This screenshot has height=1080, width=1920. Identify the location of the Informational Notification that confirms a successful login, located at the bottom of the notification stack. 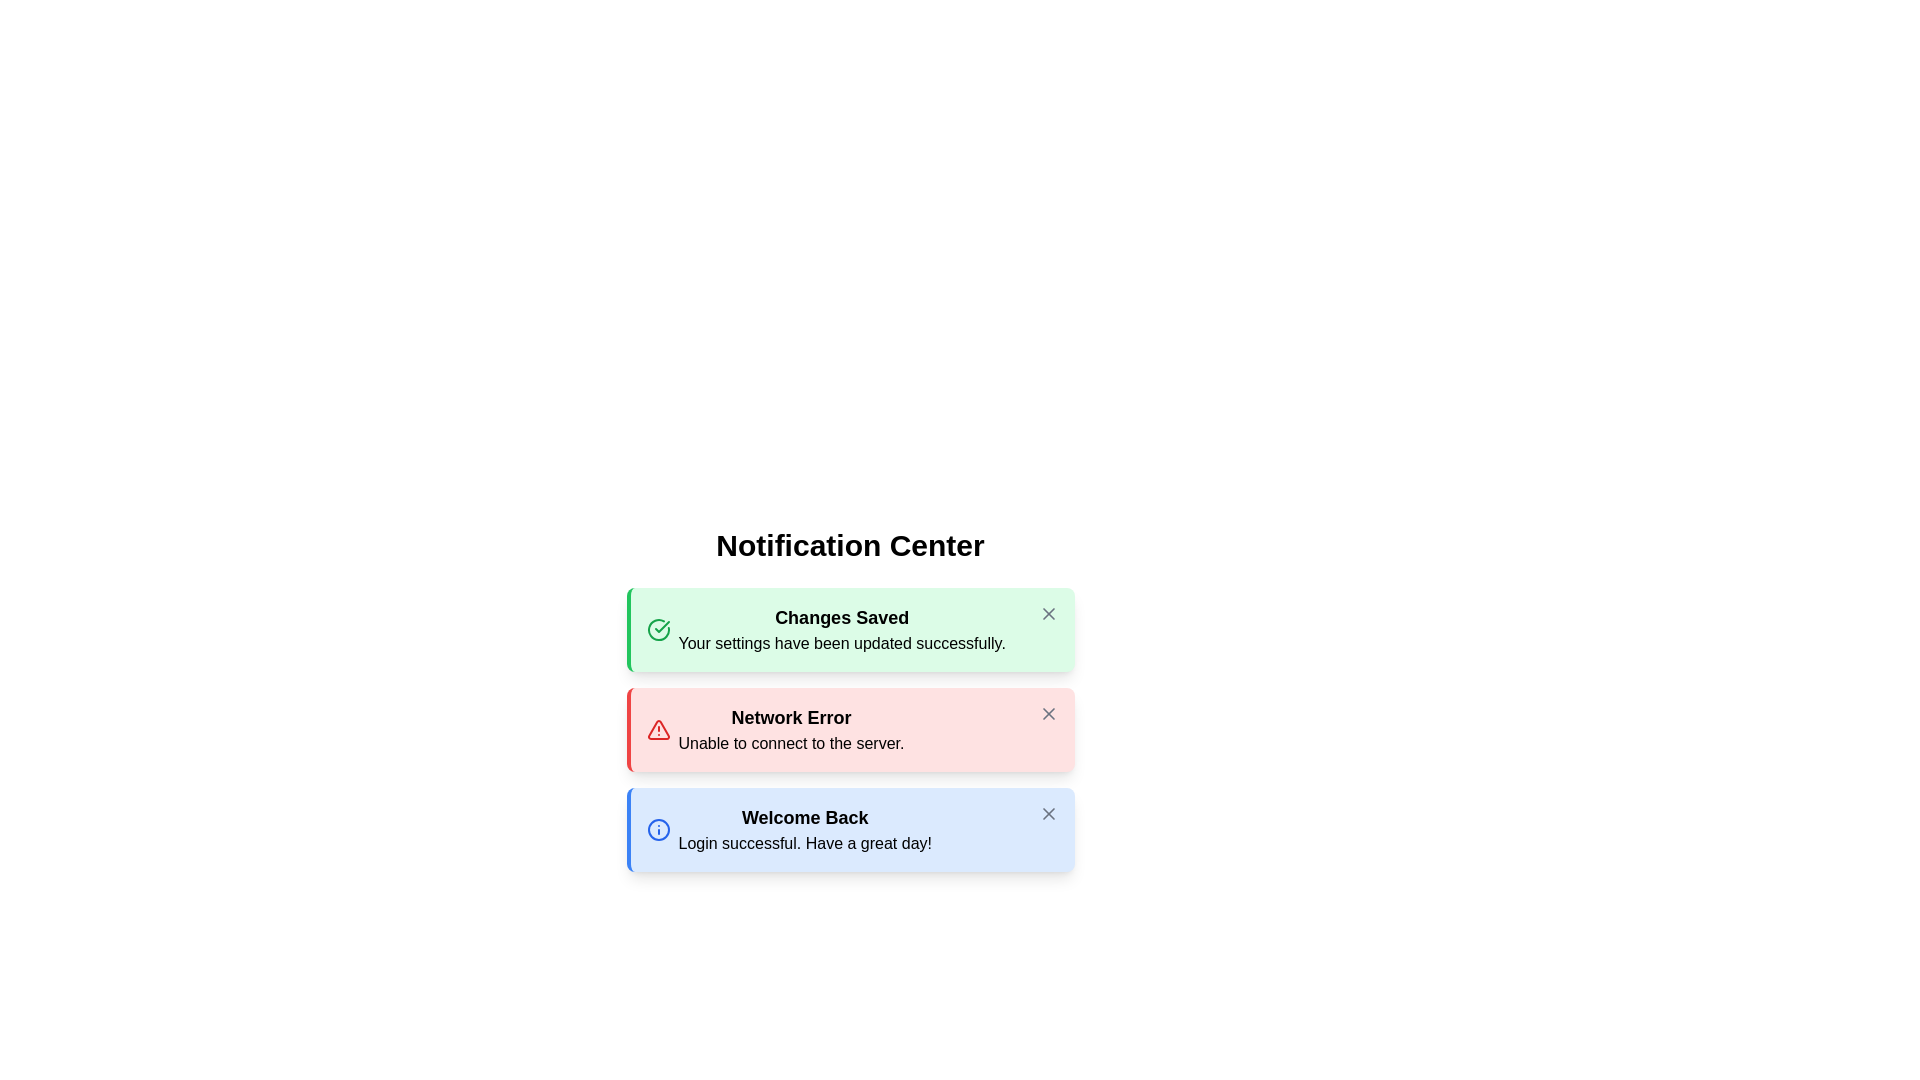
(788, 829).